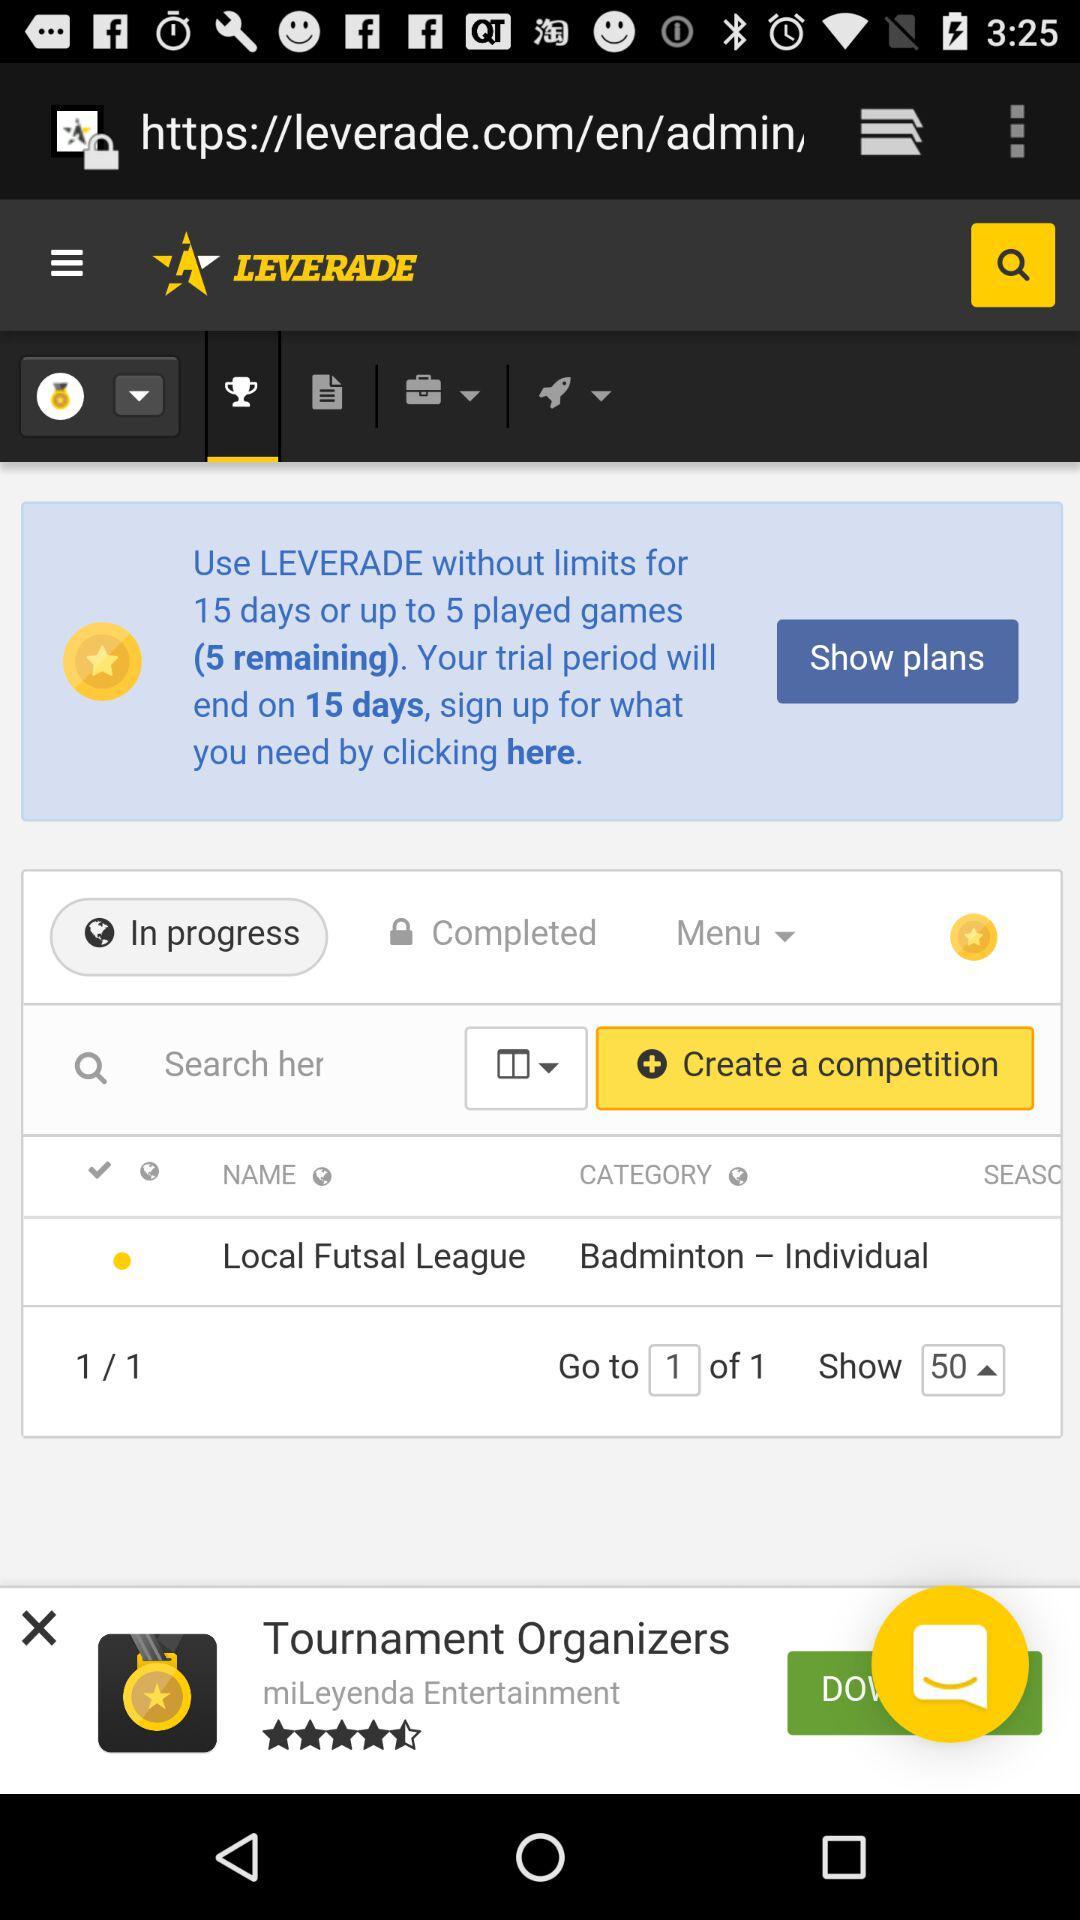  Describe the element at coordinates (890, 130) in the screenshot. I see `the icon to the right of https leverade com icon` at that location.